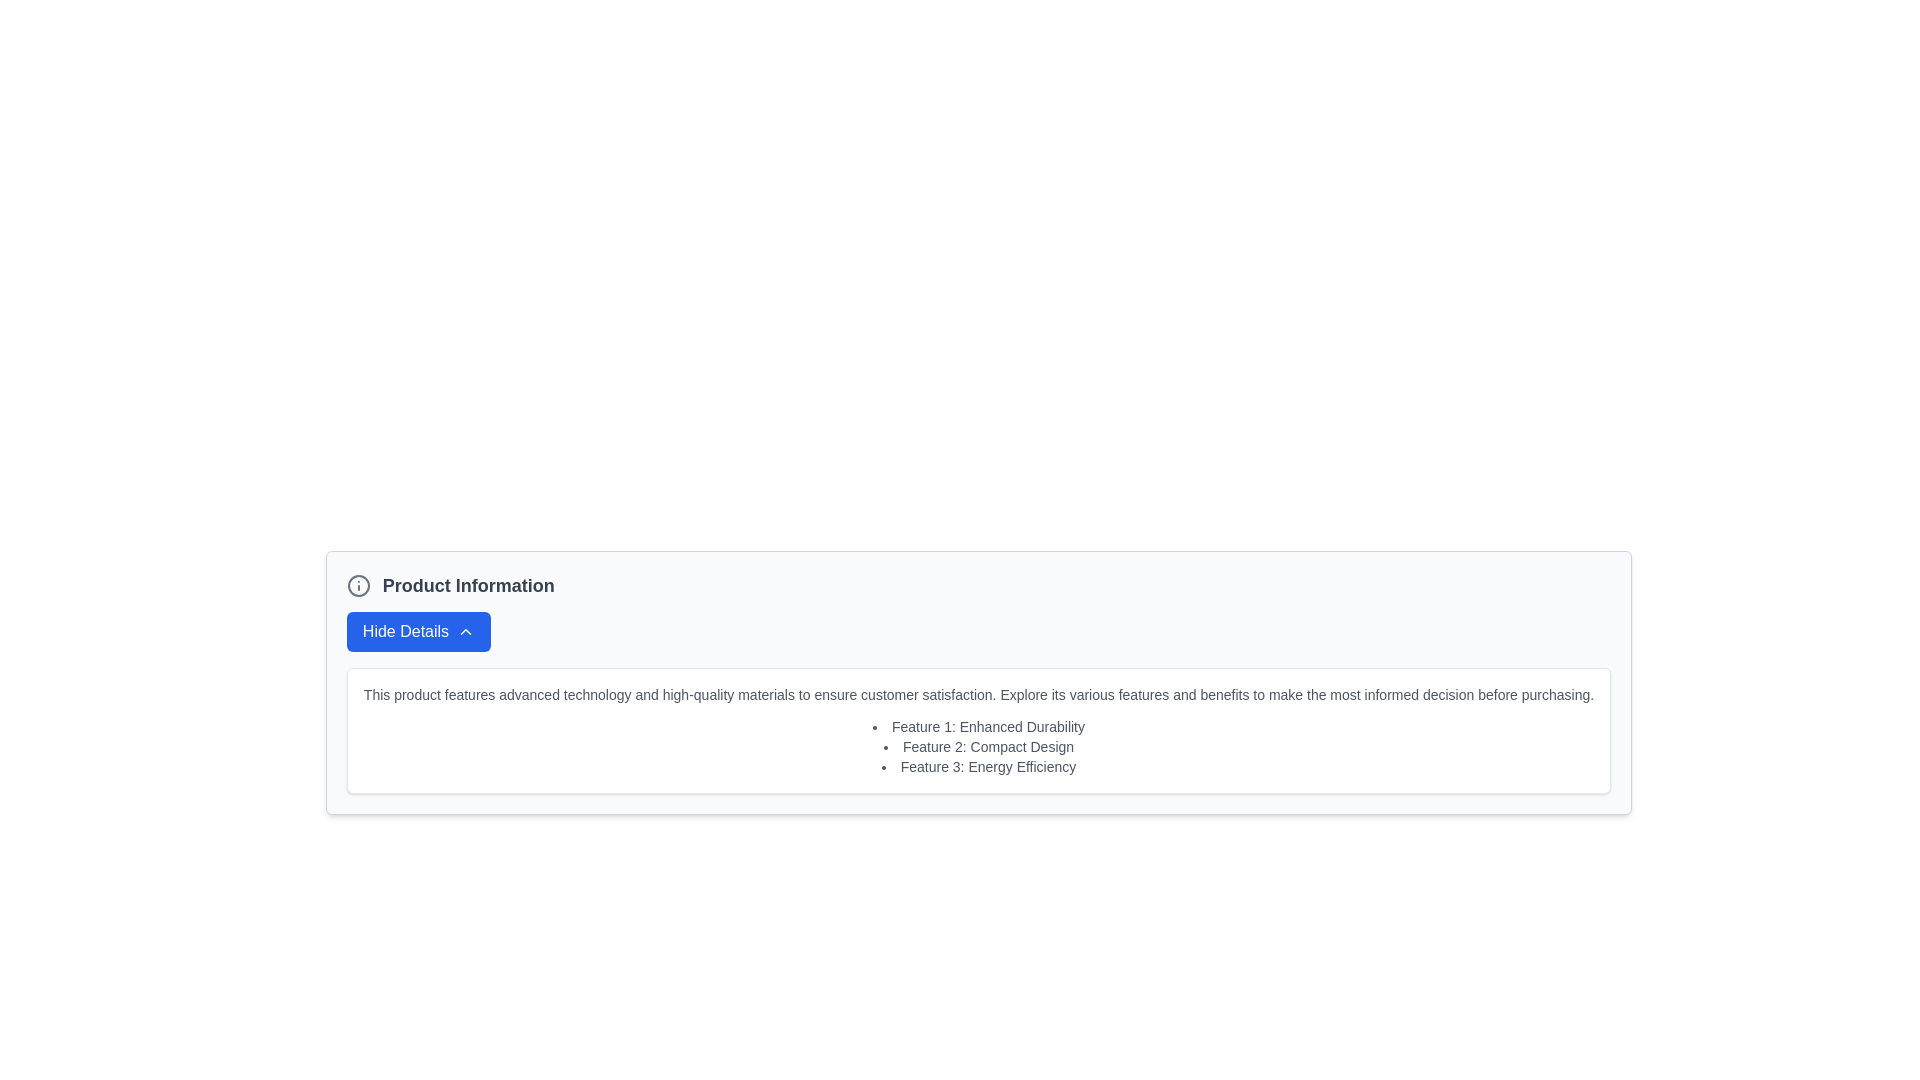 This screenshot has width=1920, height=1080. I want to click on the first text item in the bulleted list that describes 'Enhanced Durability', located in the center section of the interface, so click(979, 726).